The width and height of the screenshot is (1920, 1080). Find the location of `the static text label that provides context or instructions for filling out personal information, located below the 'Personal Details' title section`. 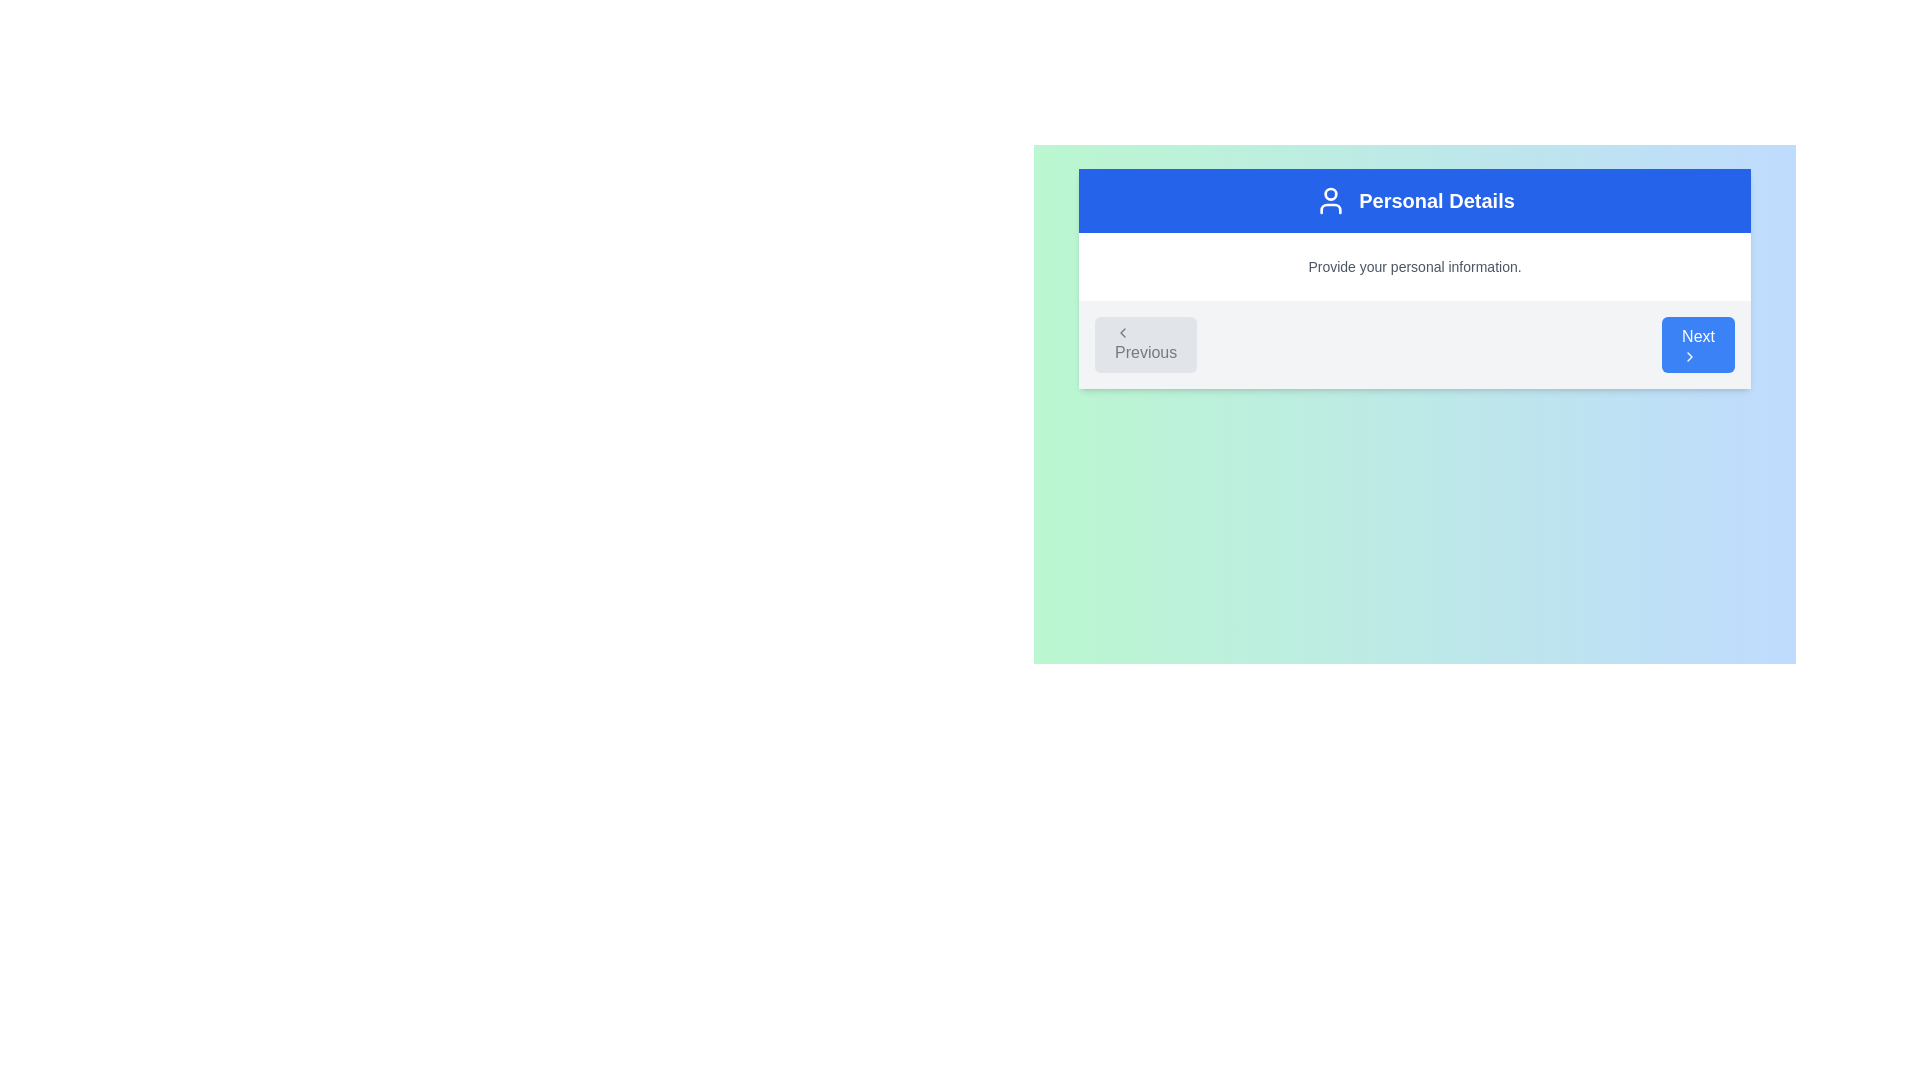

the static text label that provides context or instructions for filling out personal information, located below the 'Personal Details' title section is located at coordinates (1414, 265).